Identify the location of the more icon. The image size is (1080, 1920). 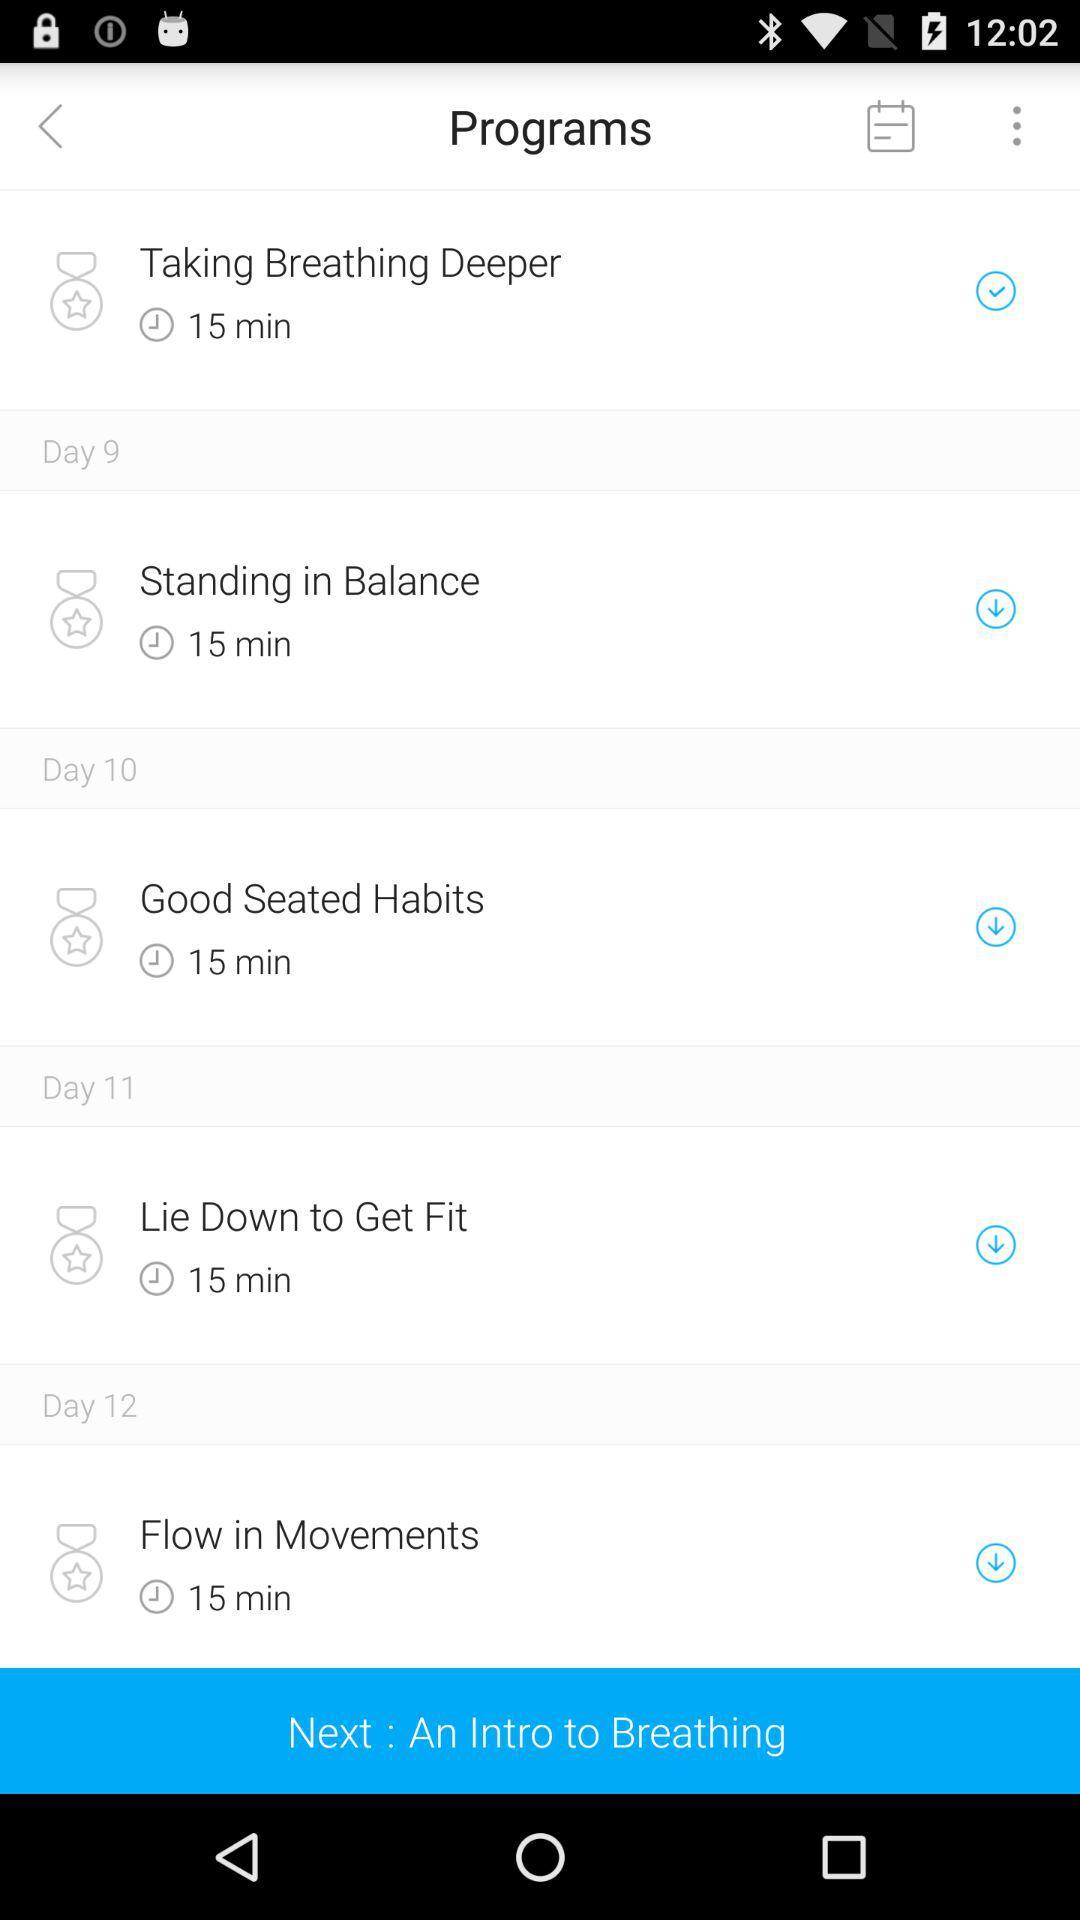
(1017, 133).